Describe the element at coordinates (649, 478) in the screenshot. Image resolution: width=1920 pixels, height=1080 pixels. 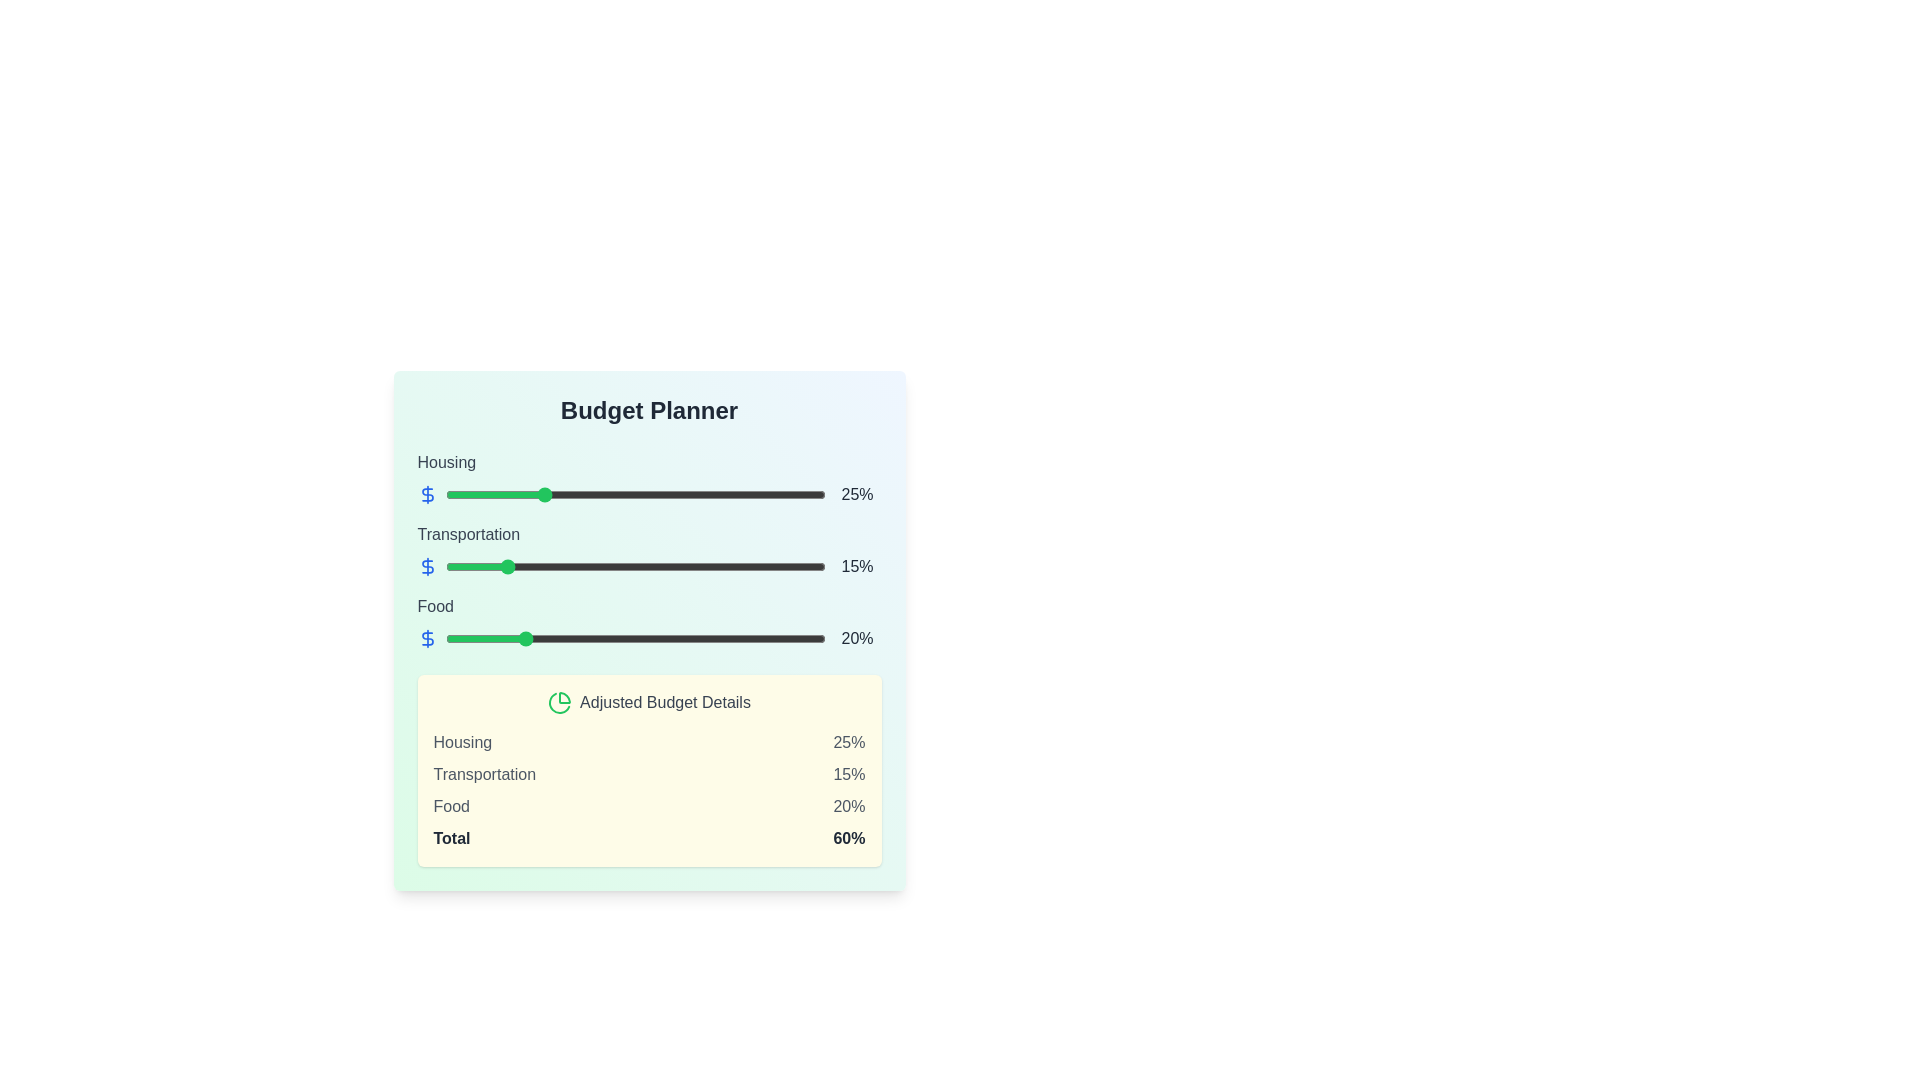
I see `the 'Housing' slider` at that location.